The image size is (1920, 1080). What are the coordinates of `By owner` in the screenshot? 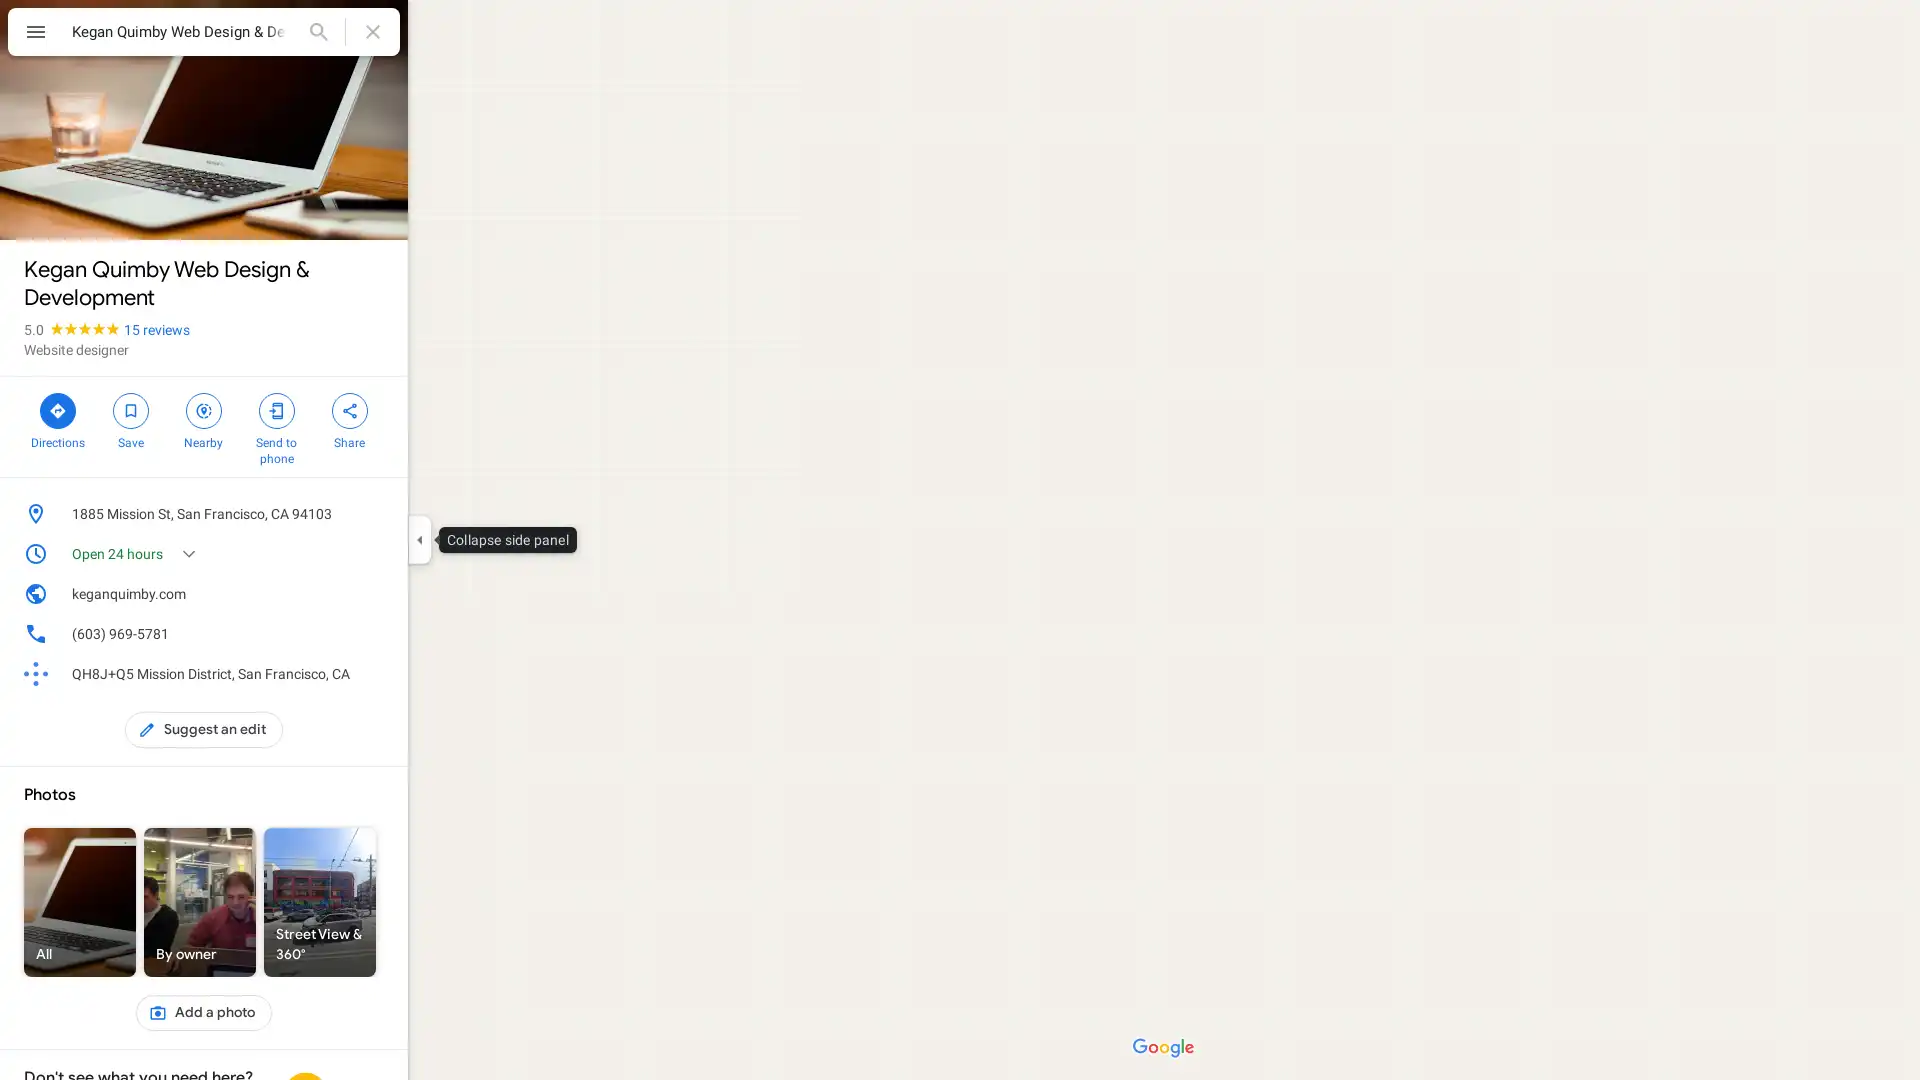 It's located at (200, 902).